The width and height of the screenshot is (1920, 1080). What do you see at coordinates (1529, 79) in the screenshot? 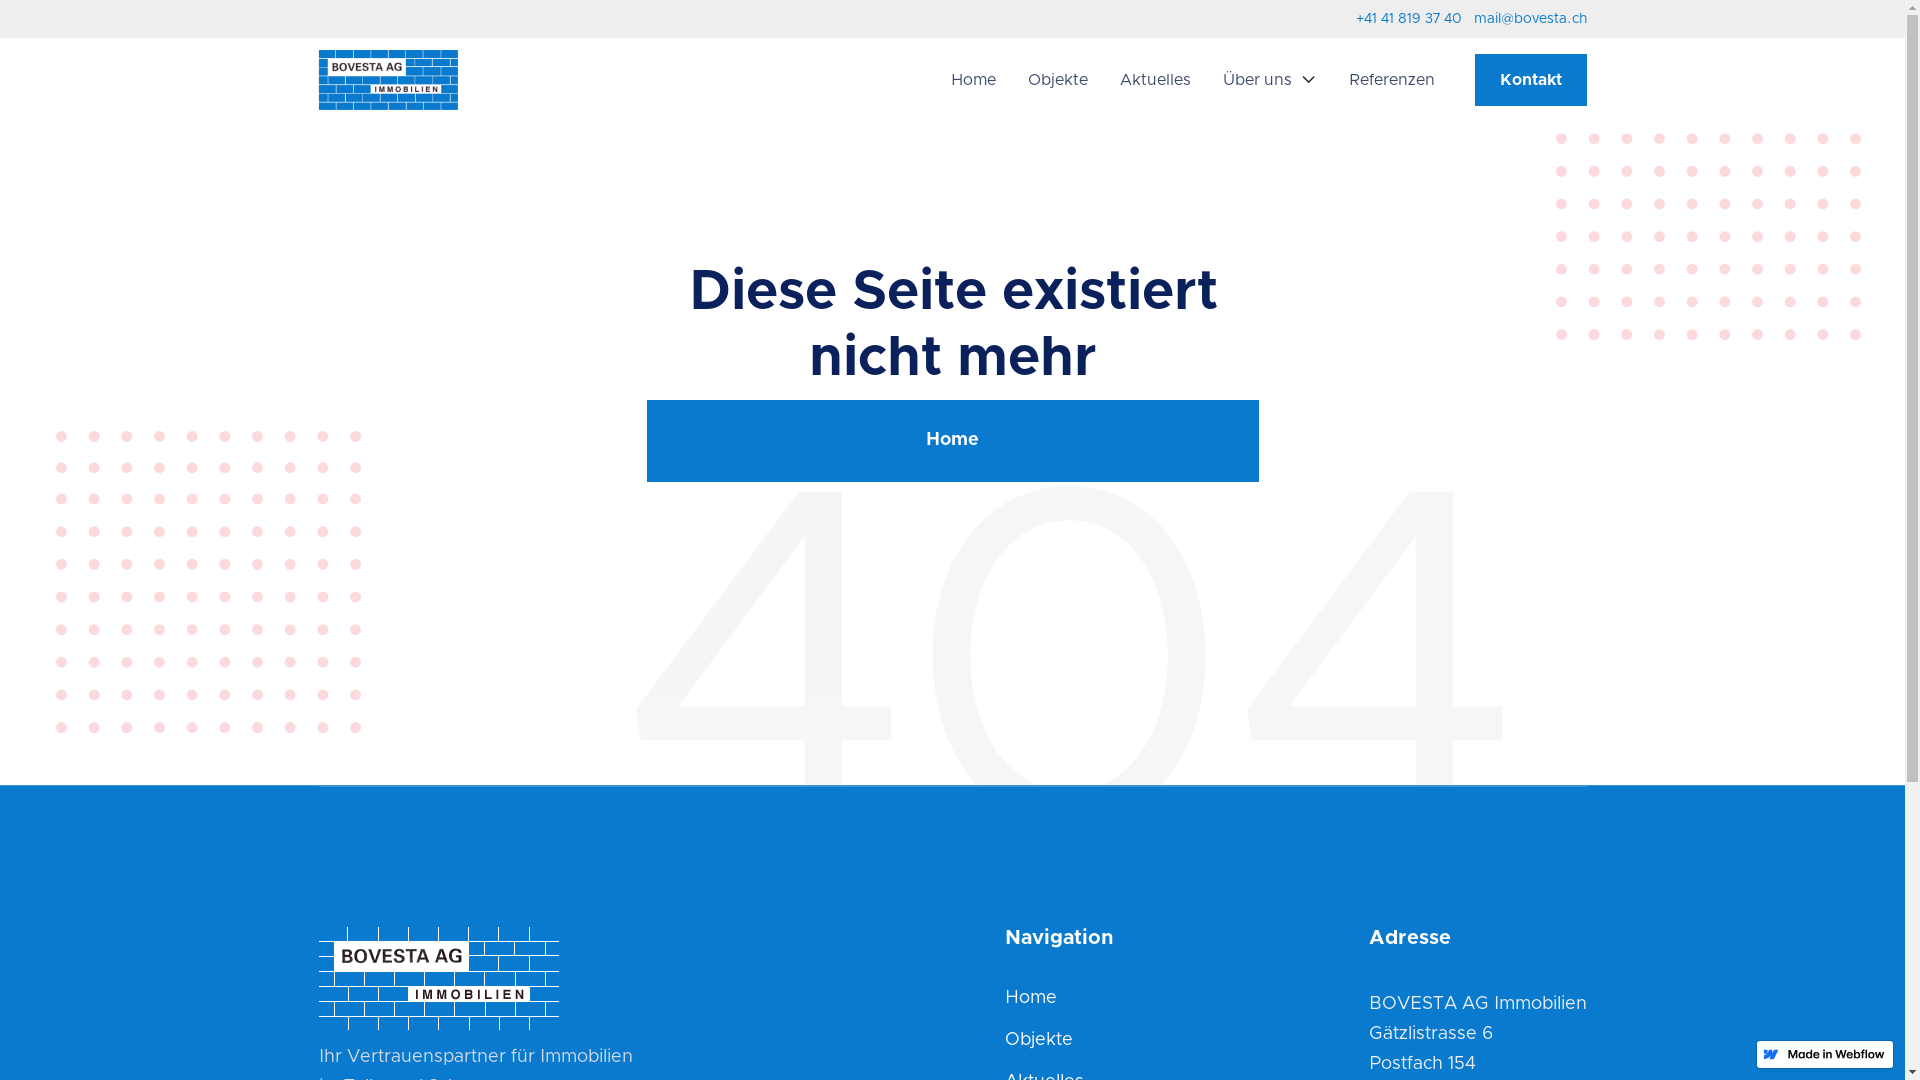
I see `'Kontakt'` at bounding box center [1529, 79].